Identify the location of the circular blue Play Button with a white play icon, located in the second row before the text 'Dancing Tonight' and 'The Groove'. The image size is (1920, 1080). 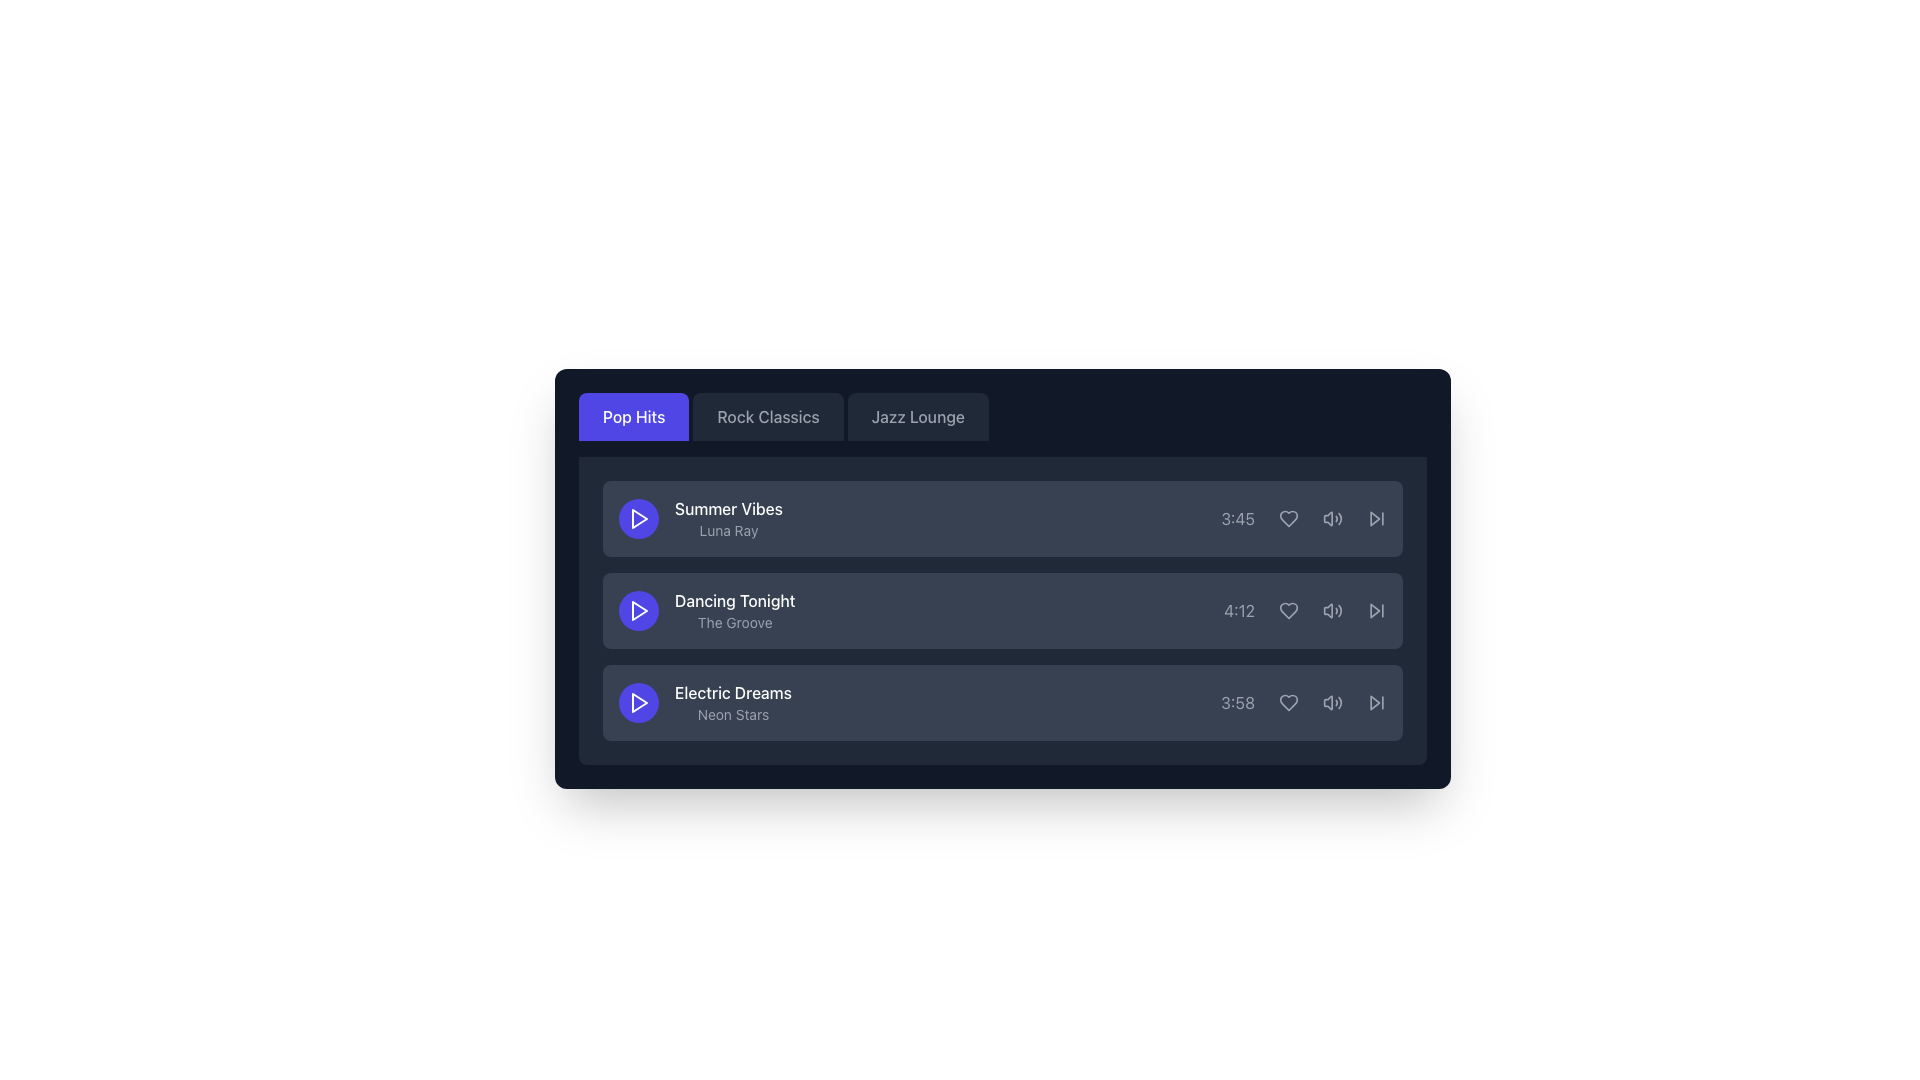
(637, 609).